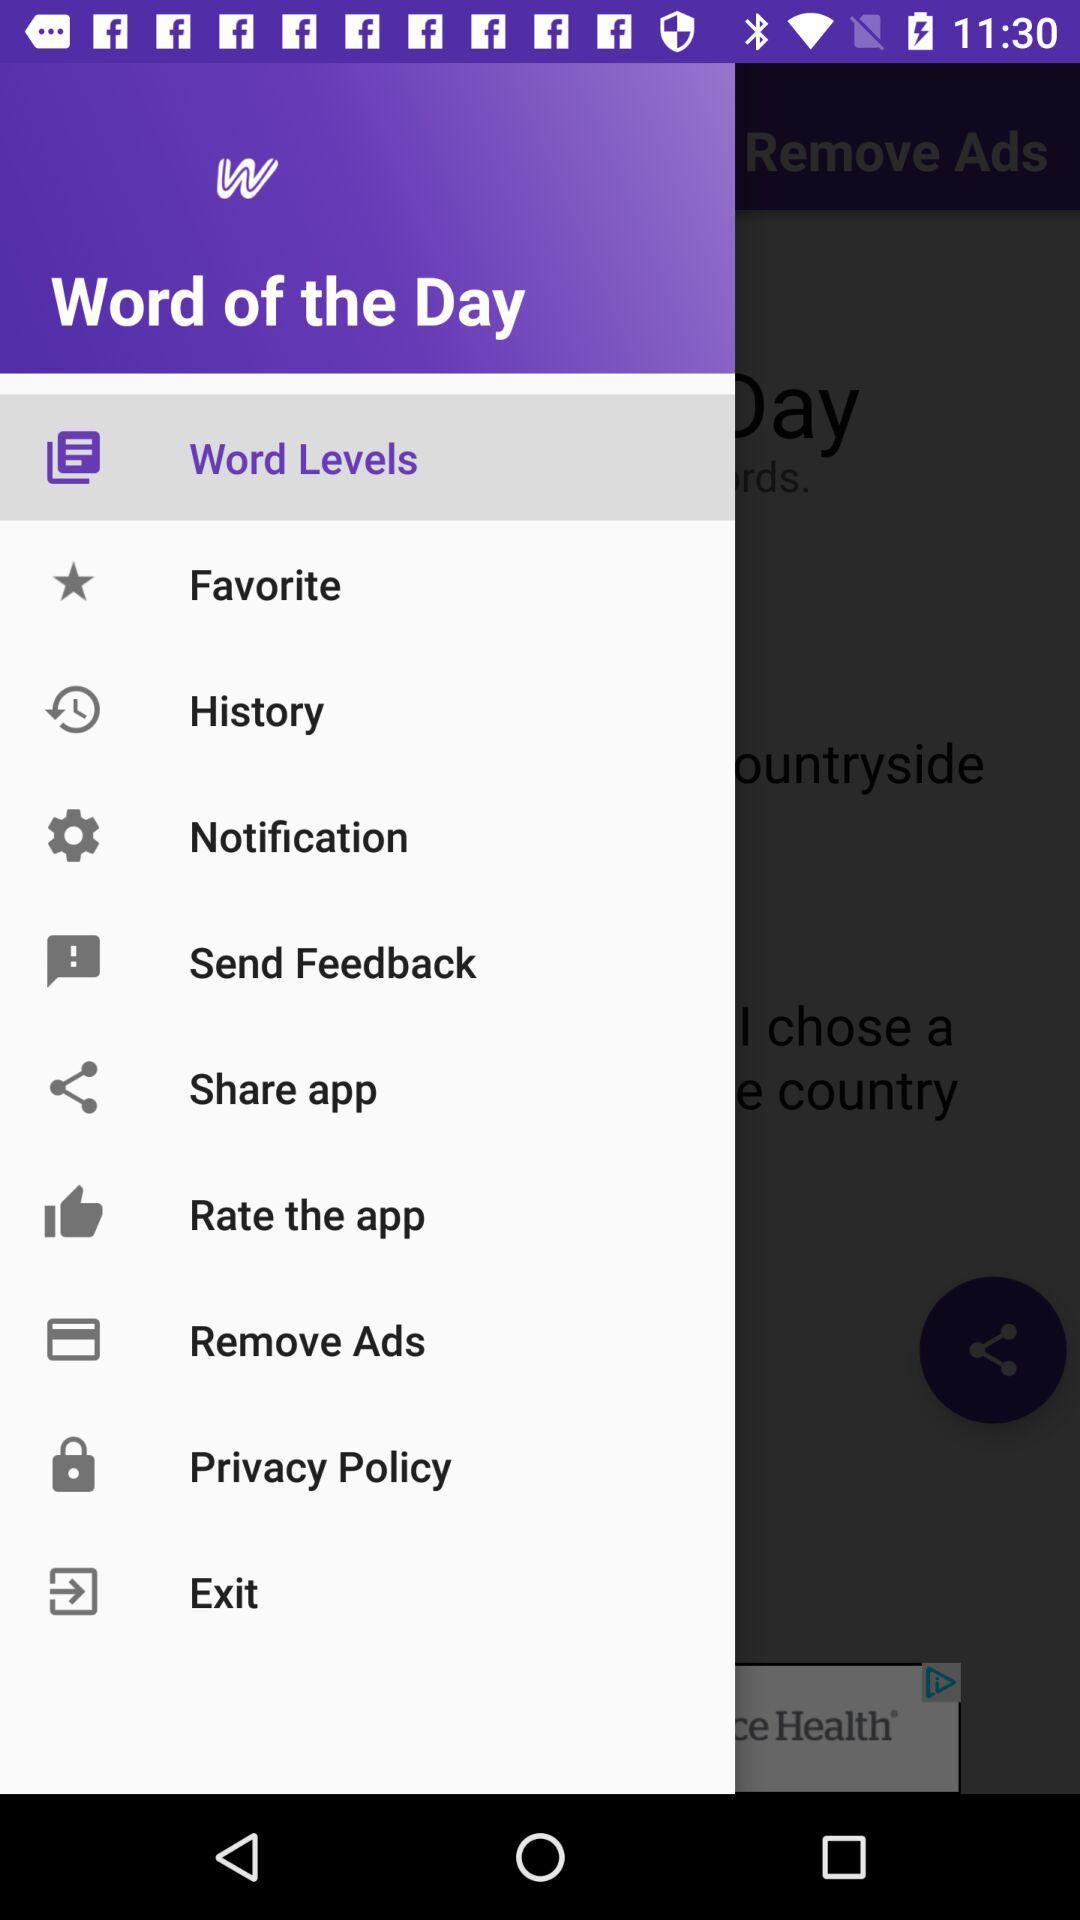 The height and width of the screenshot is (1920, 1080). I want to click on the pause icon, so click(64, 288).